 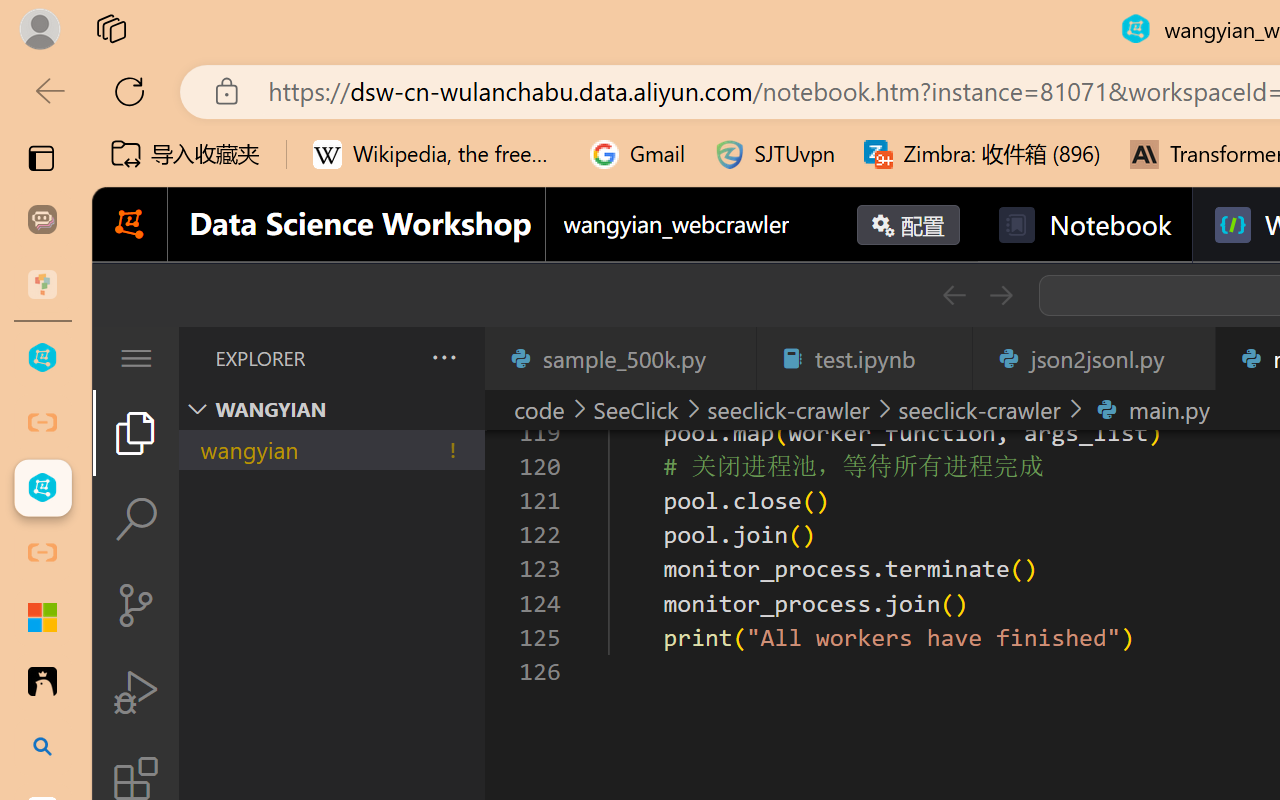 I want to click on 'Explorer actions', so click(x=391, y=358).